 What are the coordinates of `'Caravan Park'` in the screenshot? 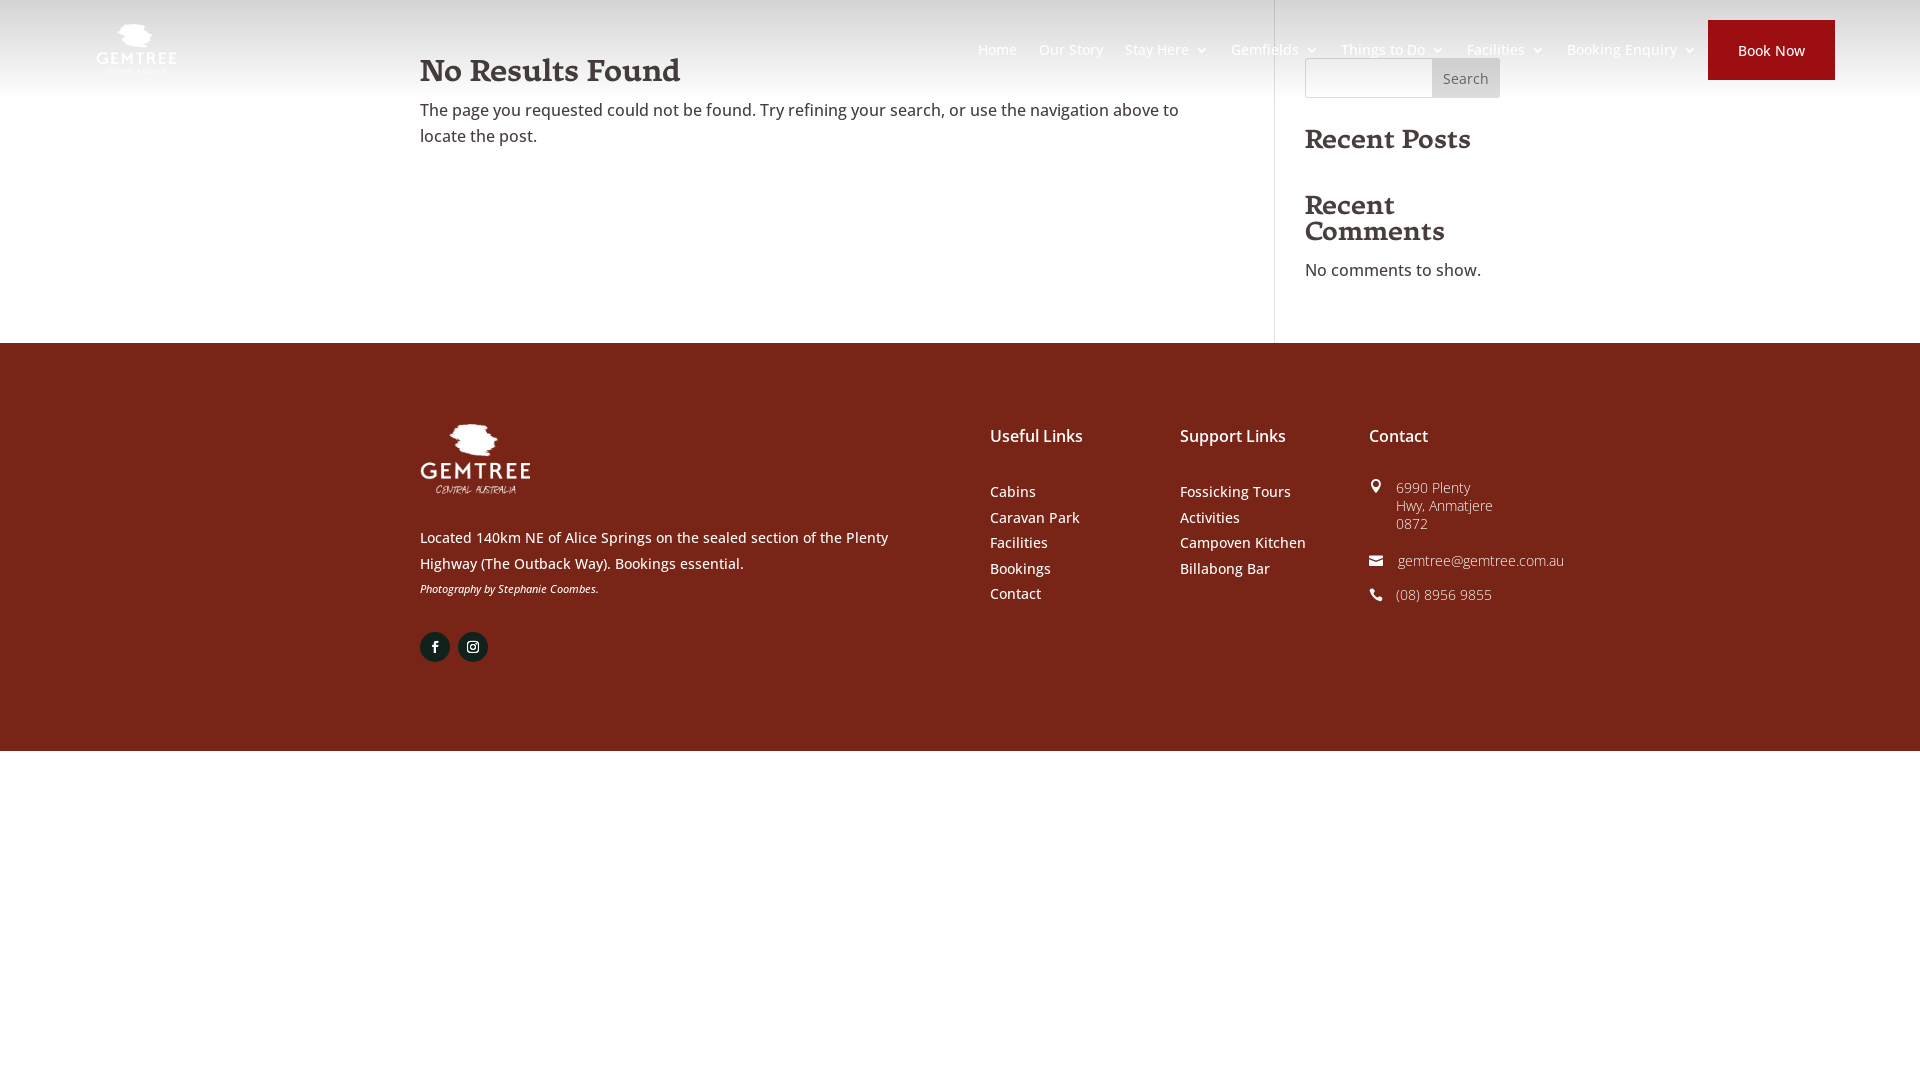 It's located at (989, 516).